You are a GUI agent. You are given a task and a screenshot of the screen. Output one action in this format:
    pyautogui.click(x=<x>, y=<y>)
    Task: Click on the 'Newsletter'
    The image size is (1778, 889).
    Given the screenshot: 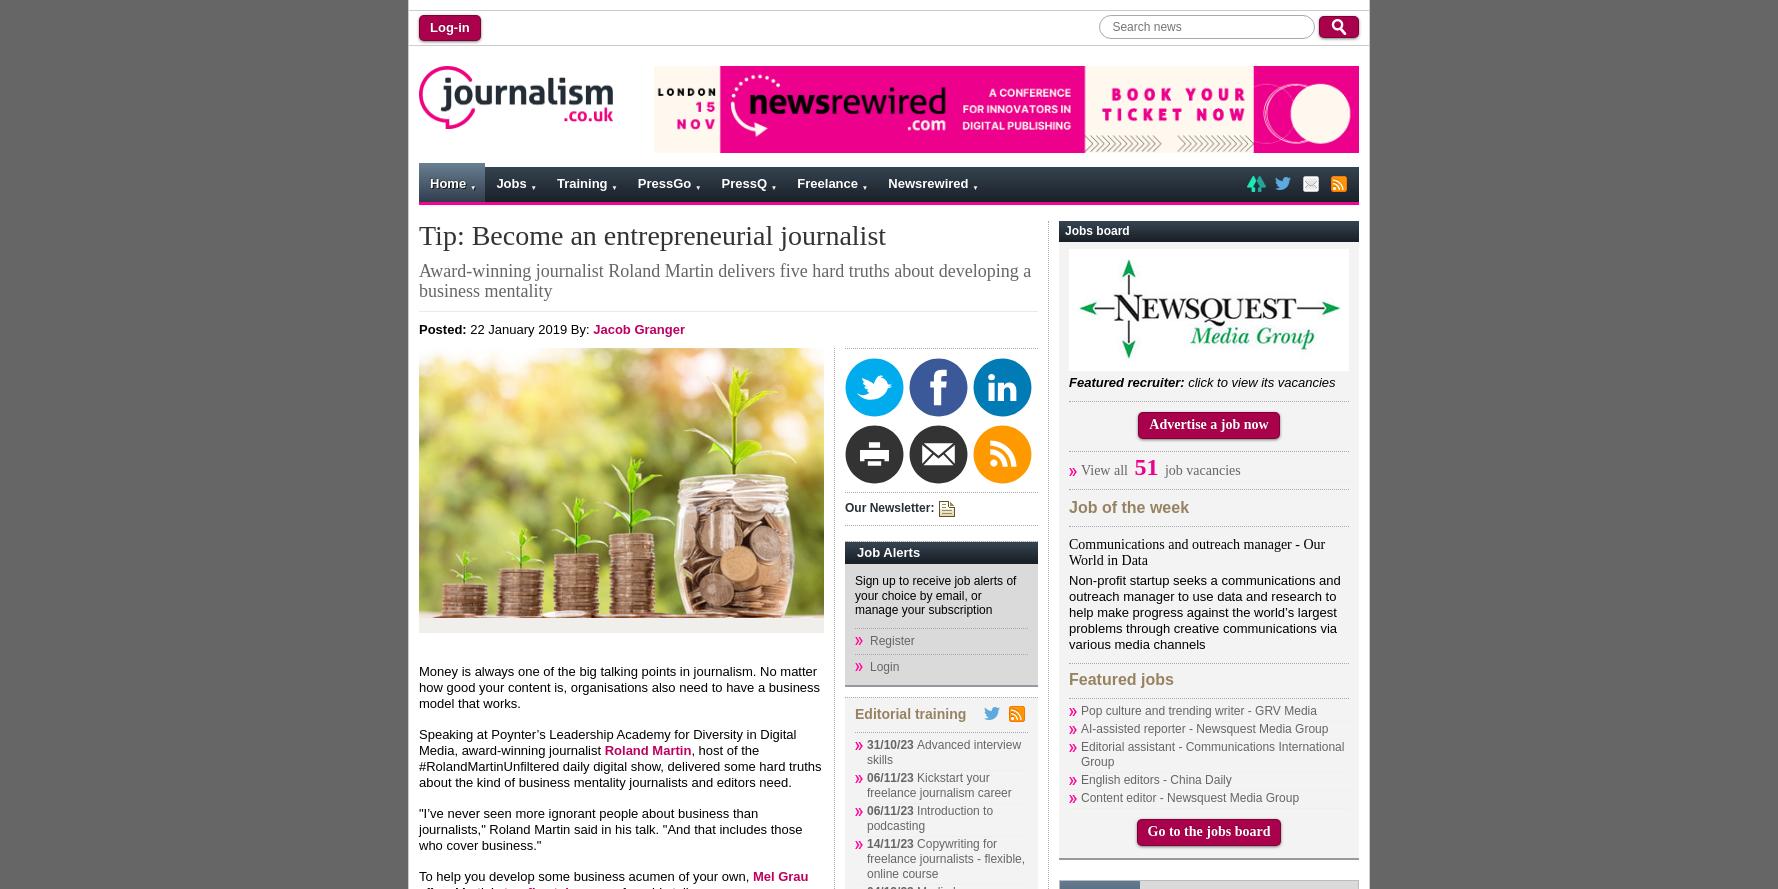 What is the action you would take?
    pyautogui.click(x=485, y=286)
    